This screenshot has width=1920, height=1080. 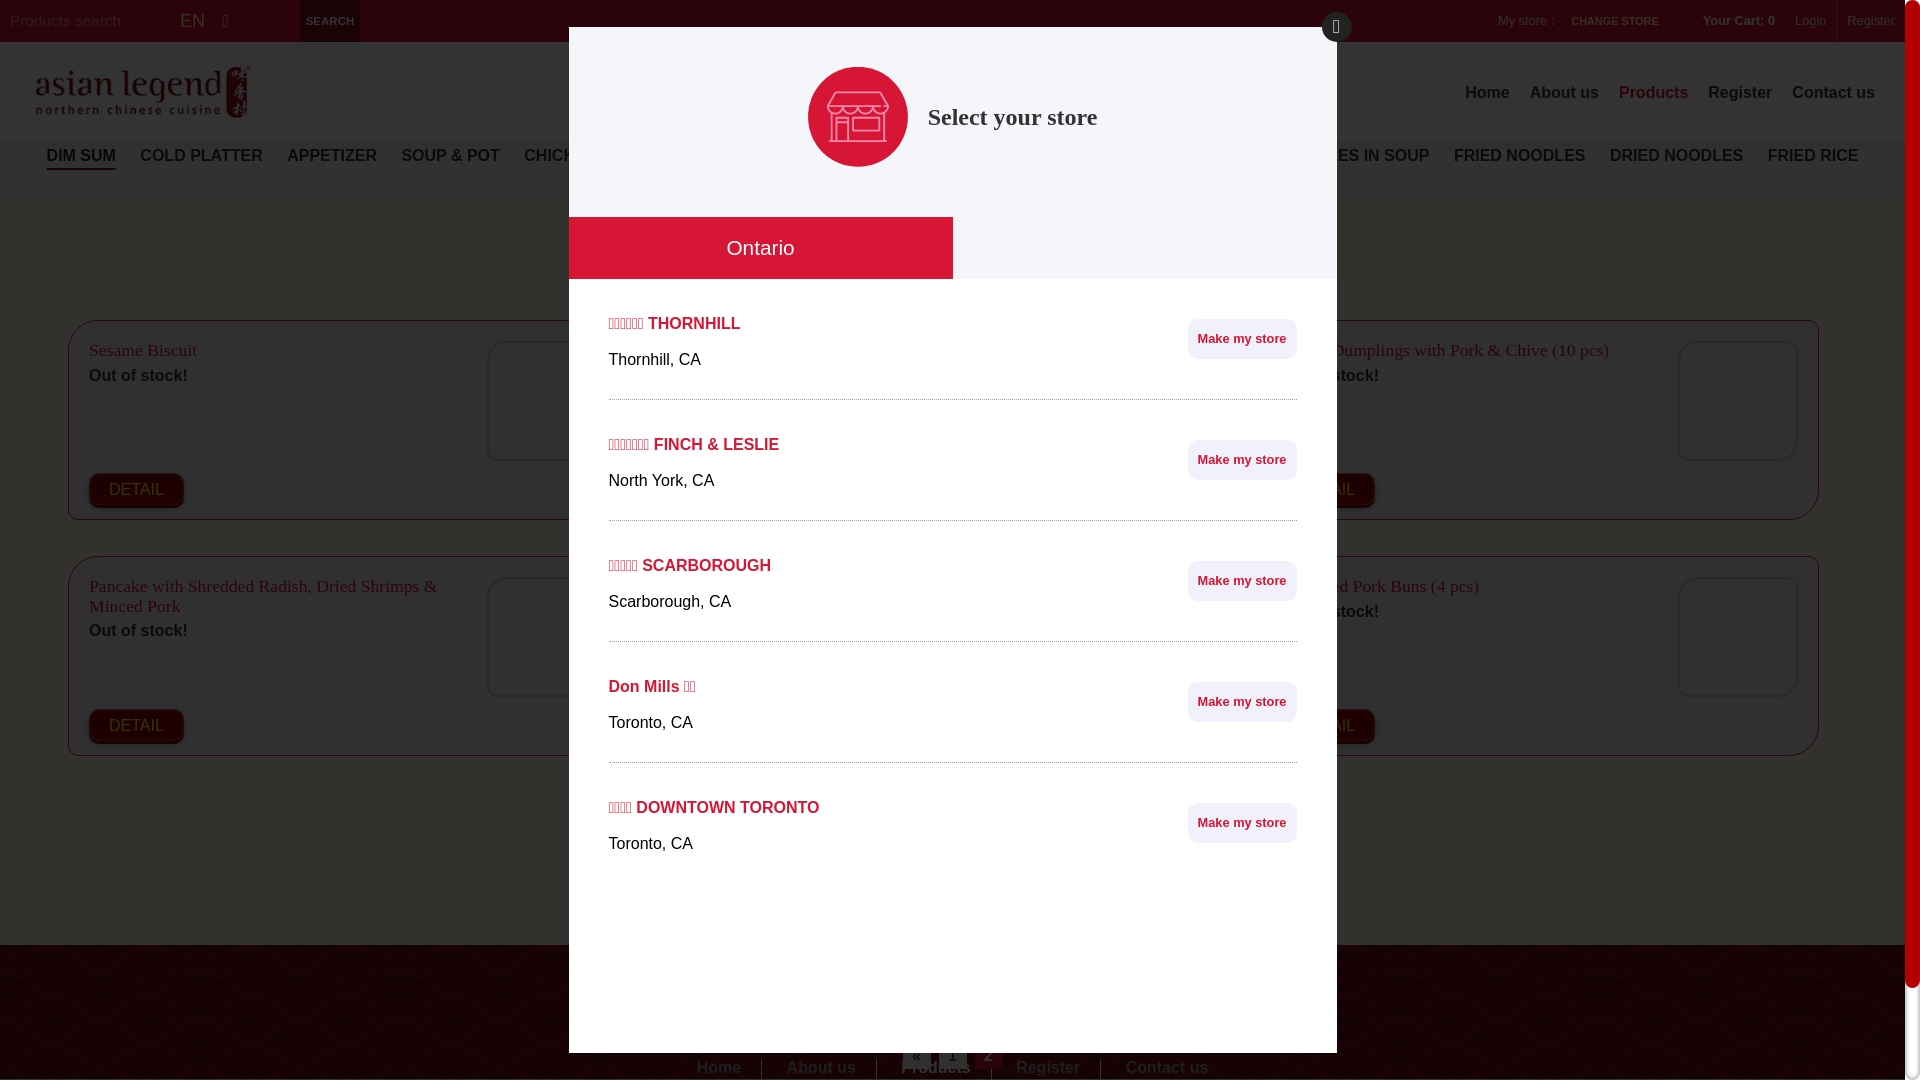 What do you see at coordinates (1487, 92) in the screenshot?
I see `'Home'` at bounding box center [1487, 92].